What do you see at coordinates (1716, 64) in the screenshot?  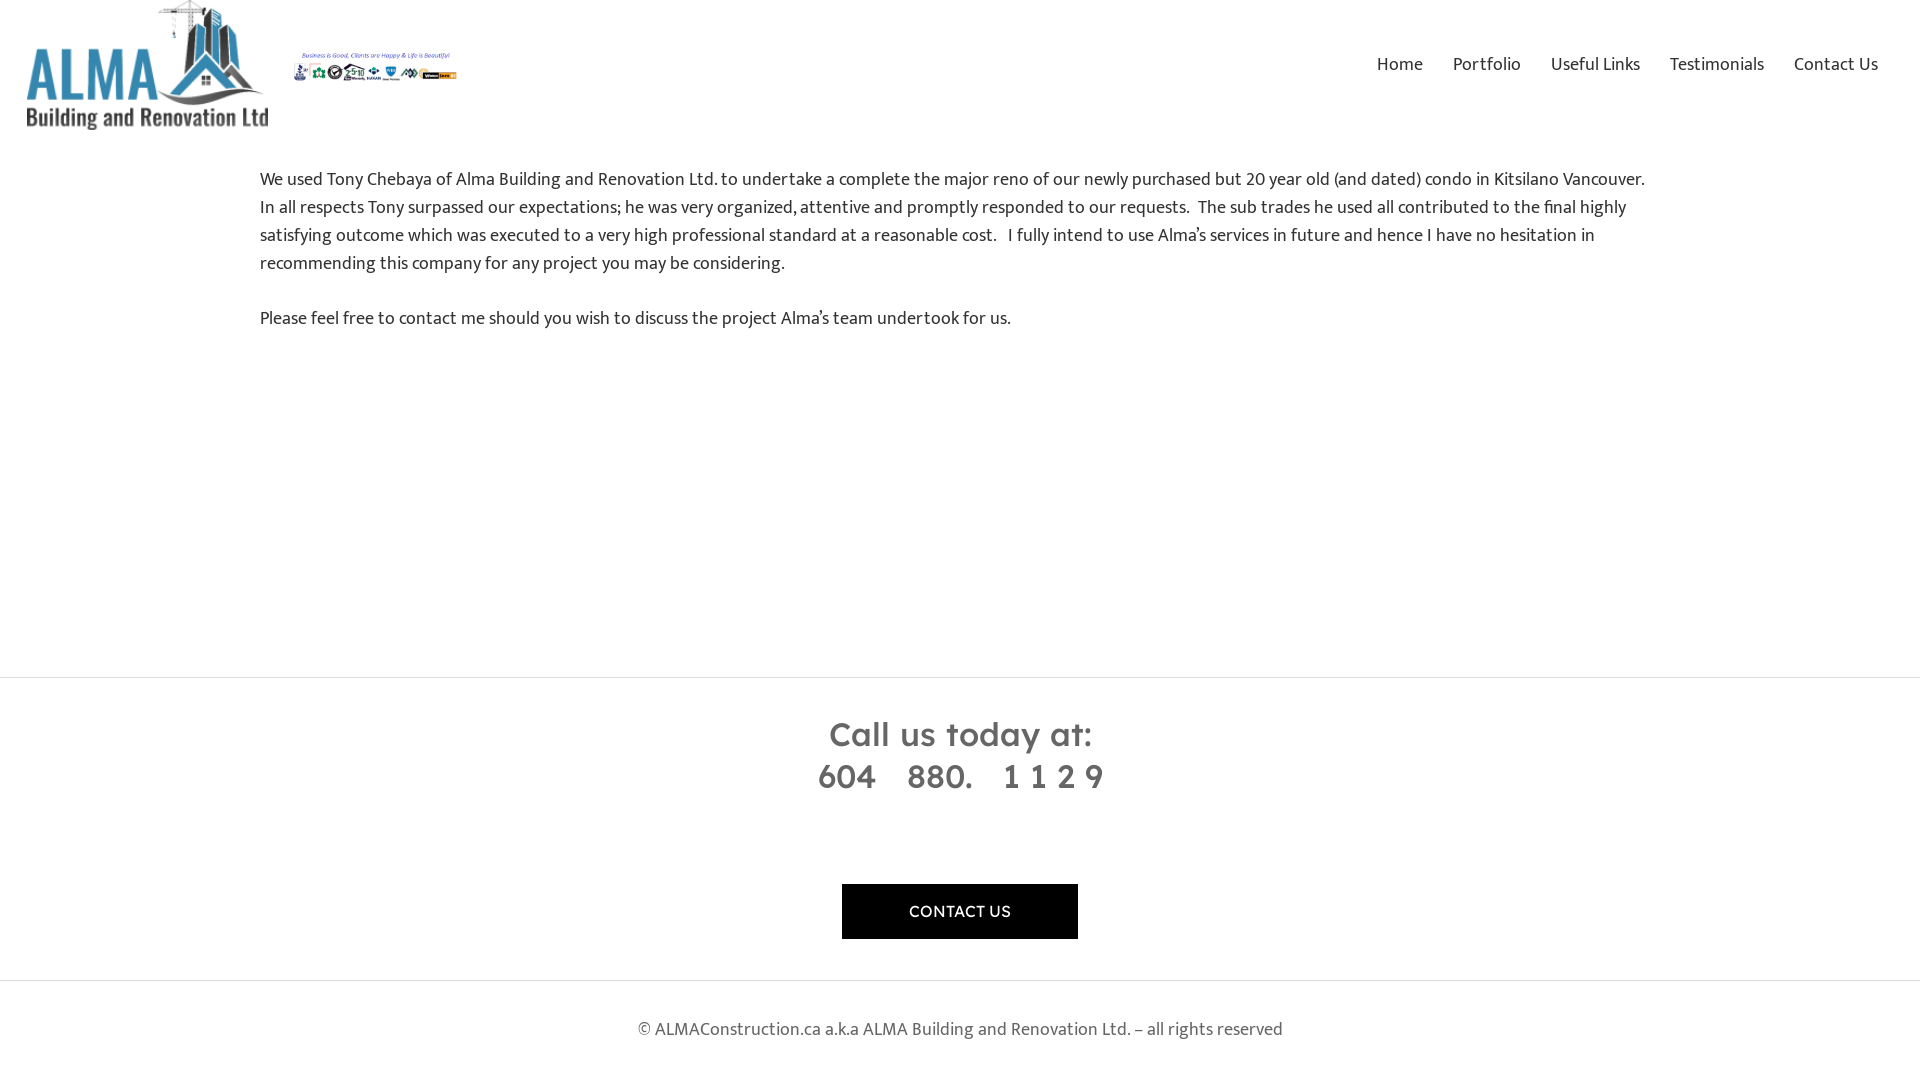 I see `'Testimonials'` at bounding box center [1716, 64].